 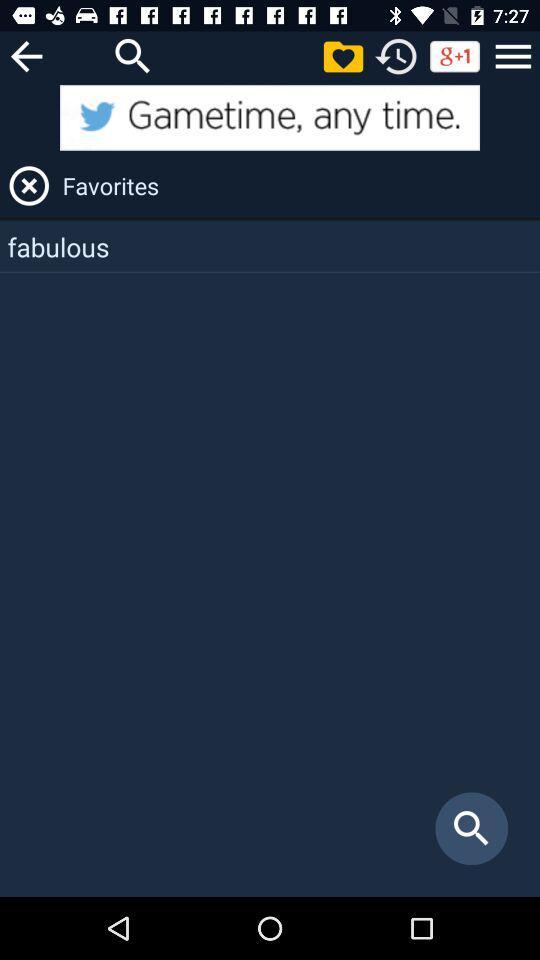 I want to click on favorites icon, so click(x=297, y=185).